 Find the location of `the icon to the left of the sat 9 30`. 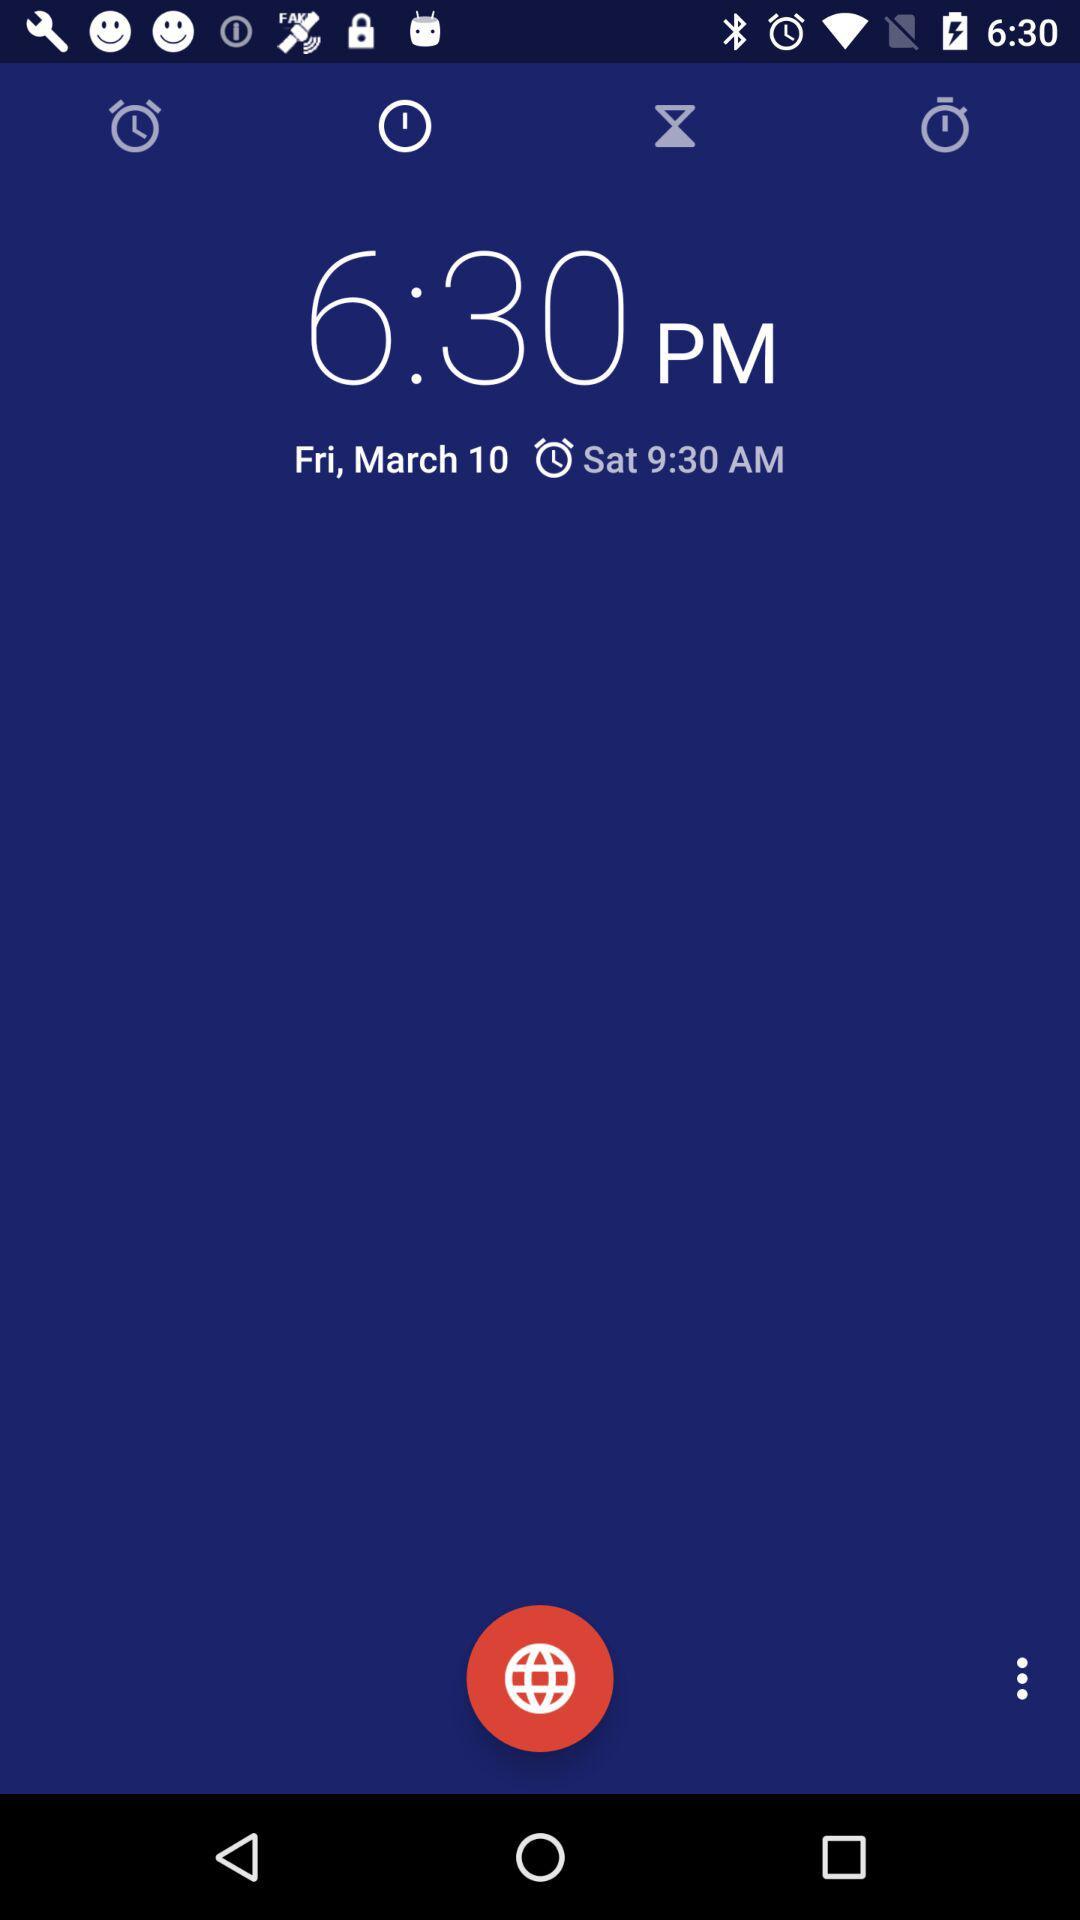

the icon to the left of the sat 9 30 is located at coordinates (401, 457).